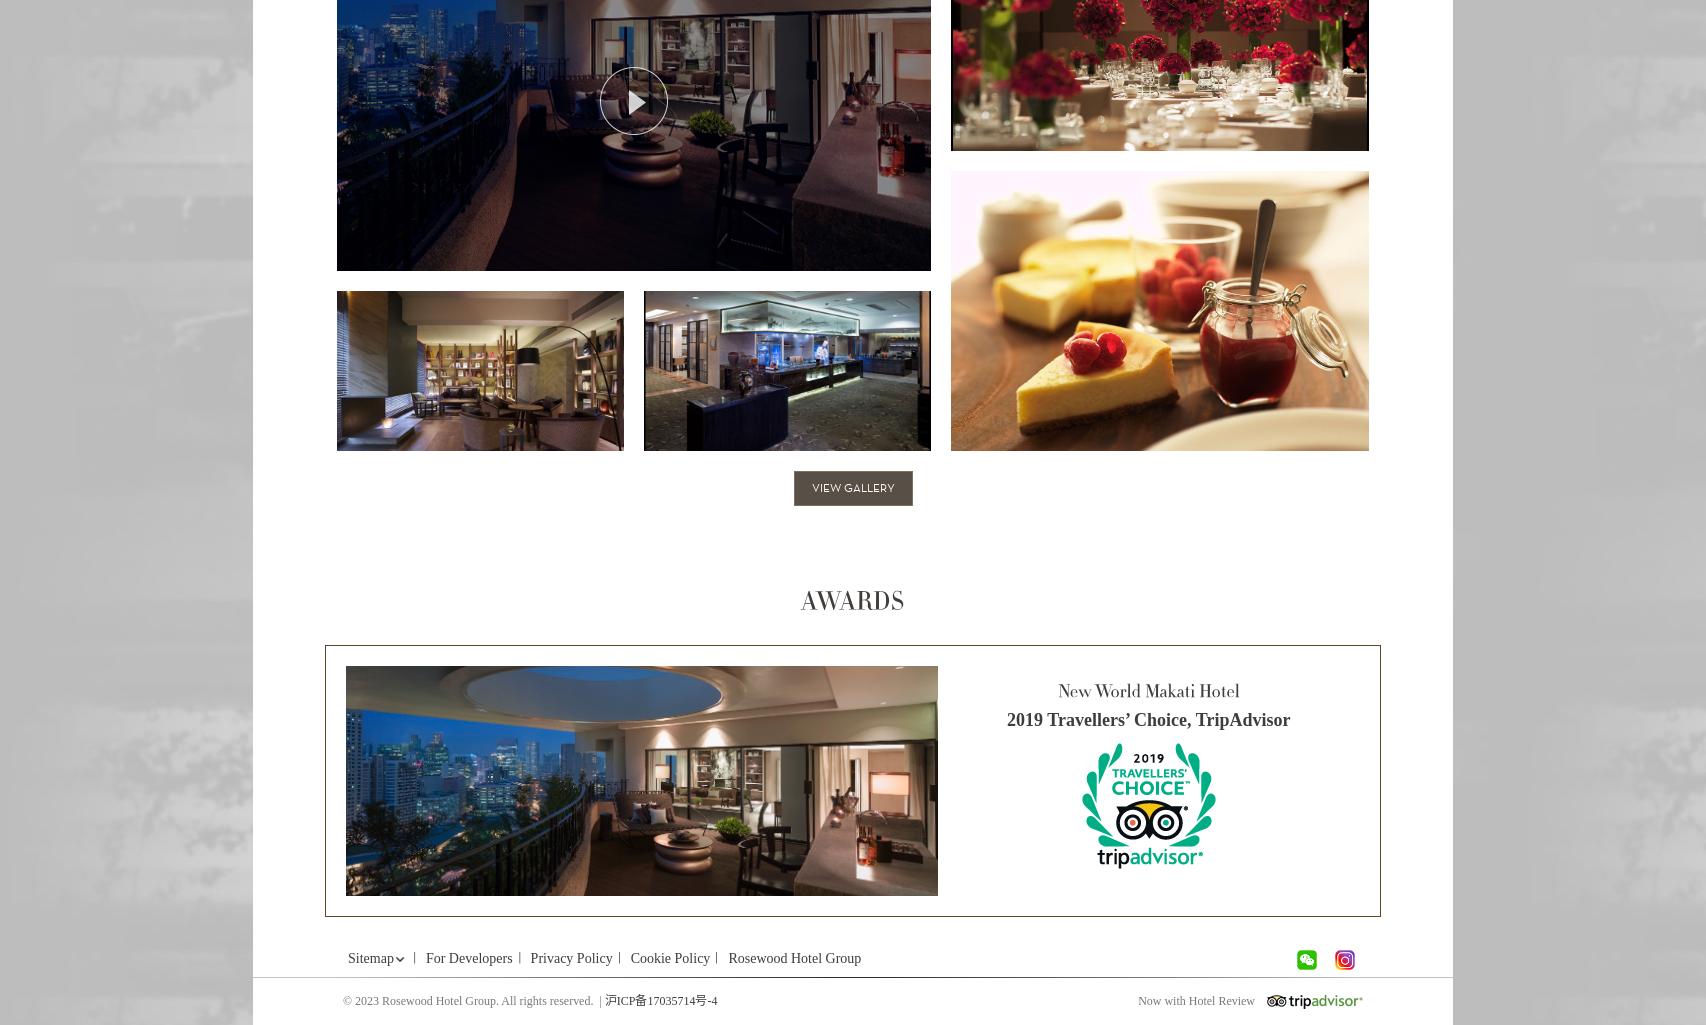 Image resolution: width=1706 pixels, height=1025 pixels. Describe the element at coordinates (529, 958) in the screenshot. I see `'Privacy Policy'` at that location.